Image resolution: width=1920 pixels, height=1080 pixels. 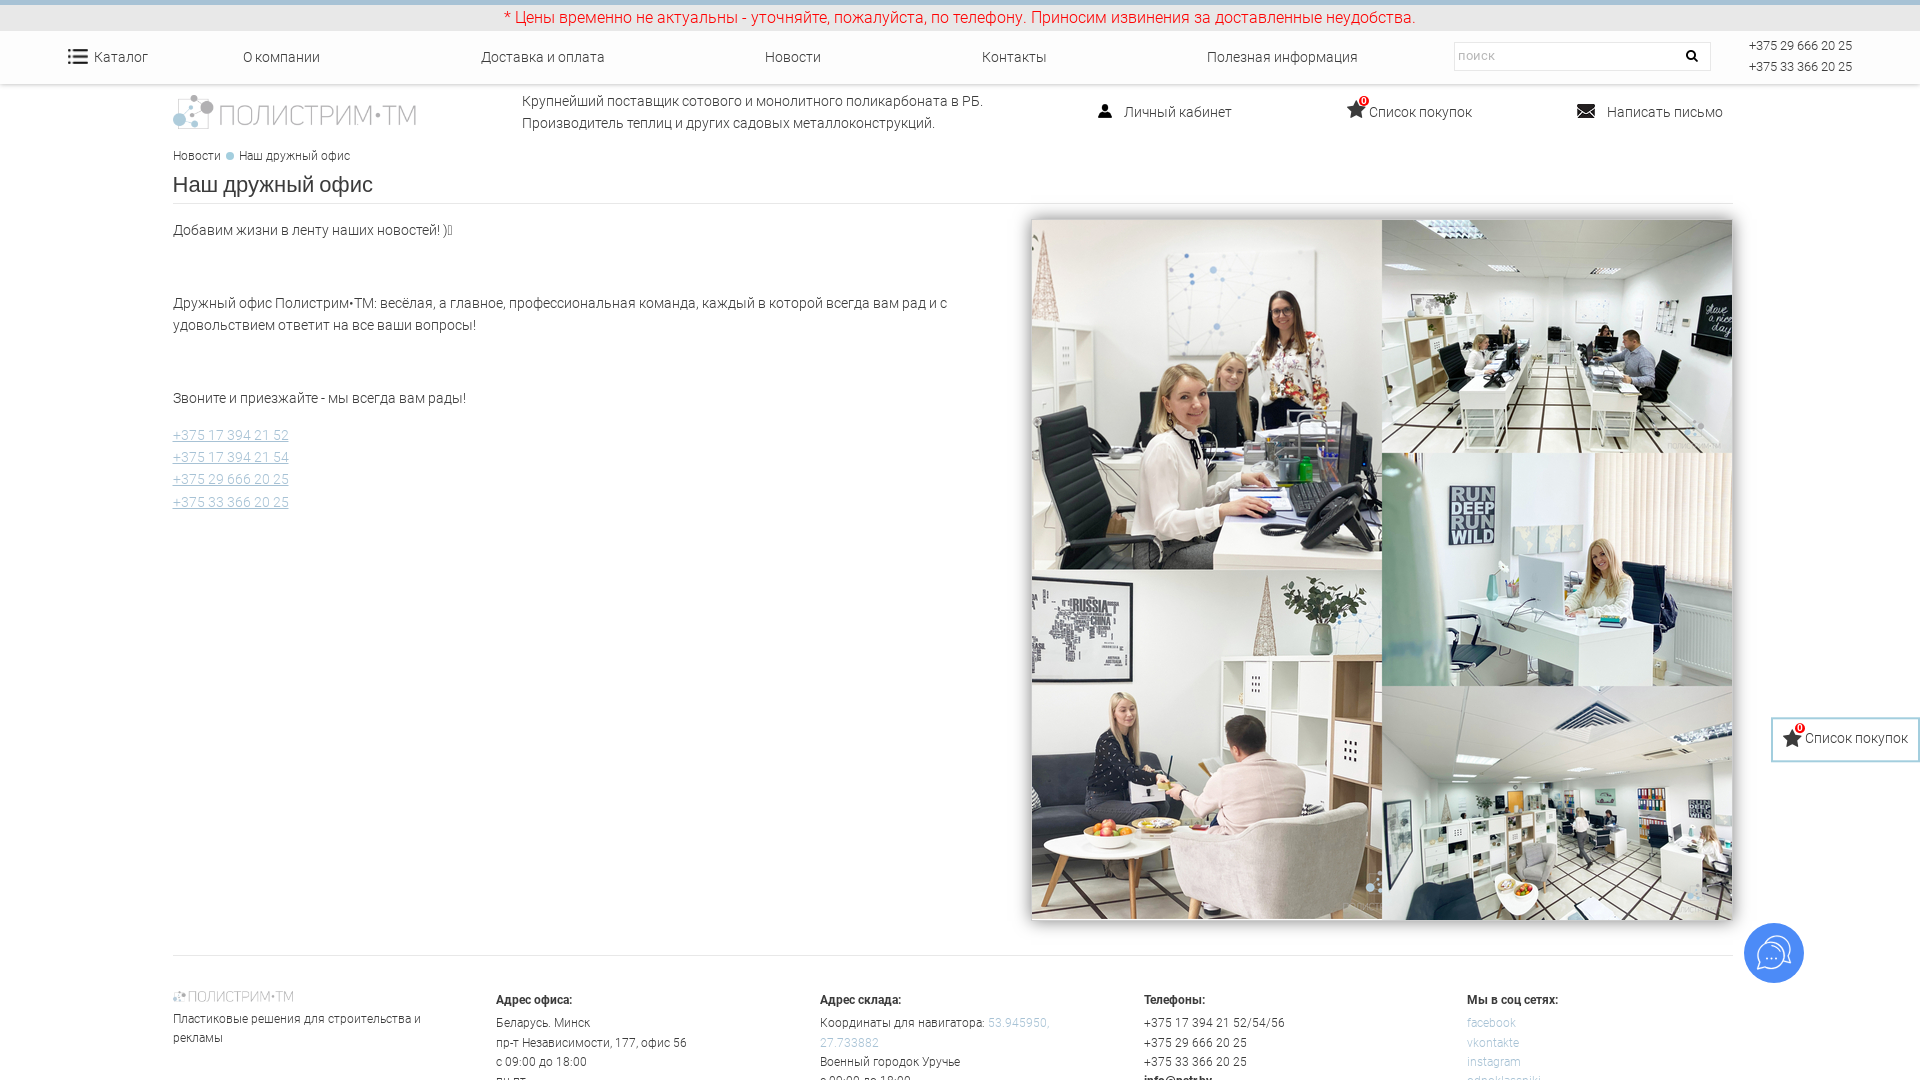 I want to click on 'vkontakte', so click(x=1492, y=1041).